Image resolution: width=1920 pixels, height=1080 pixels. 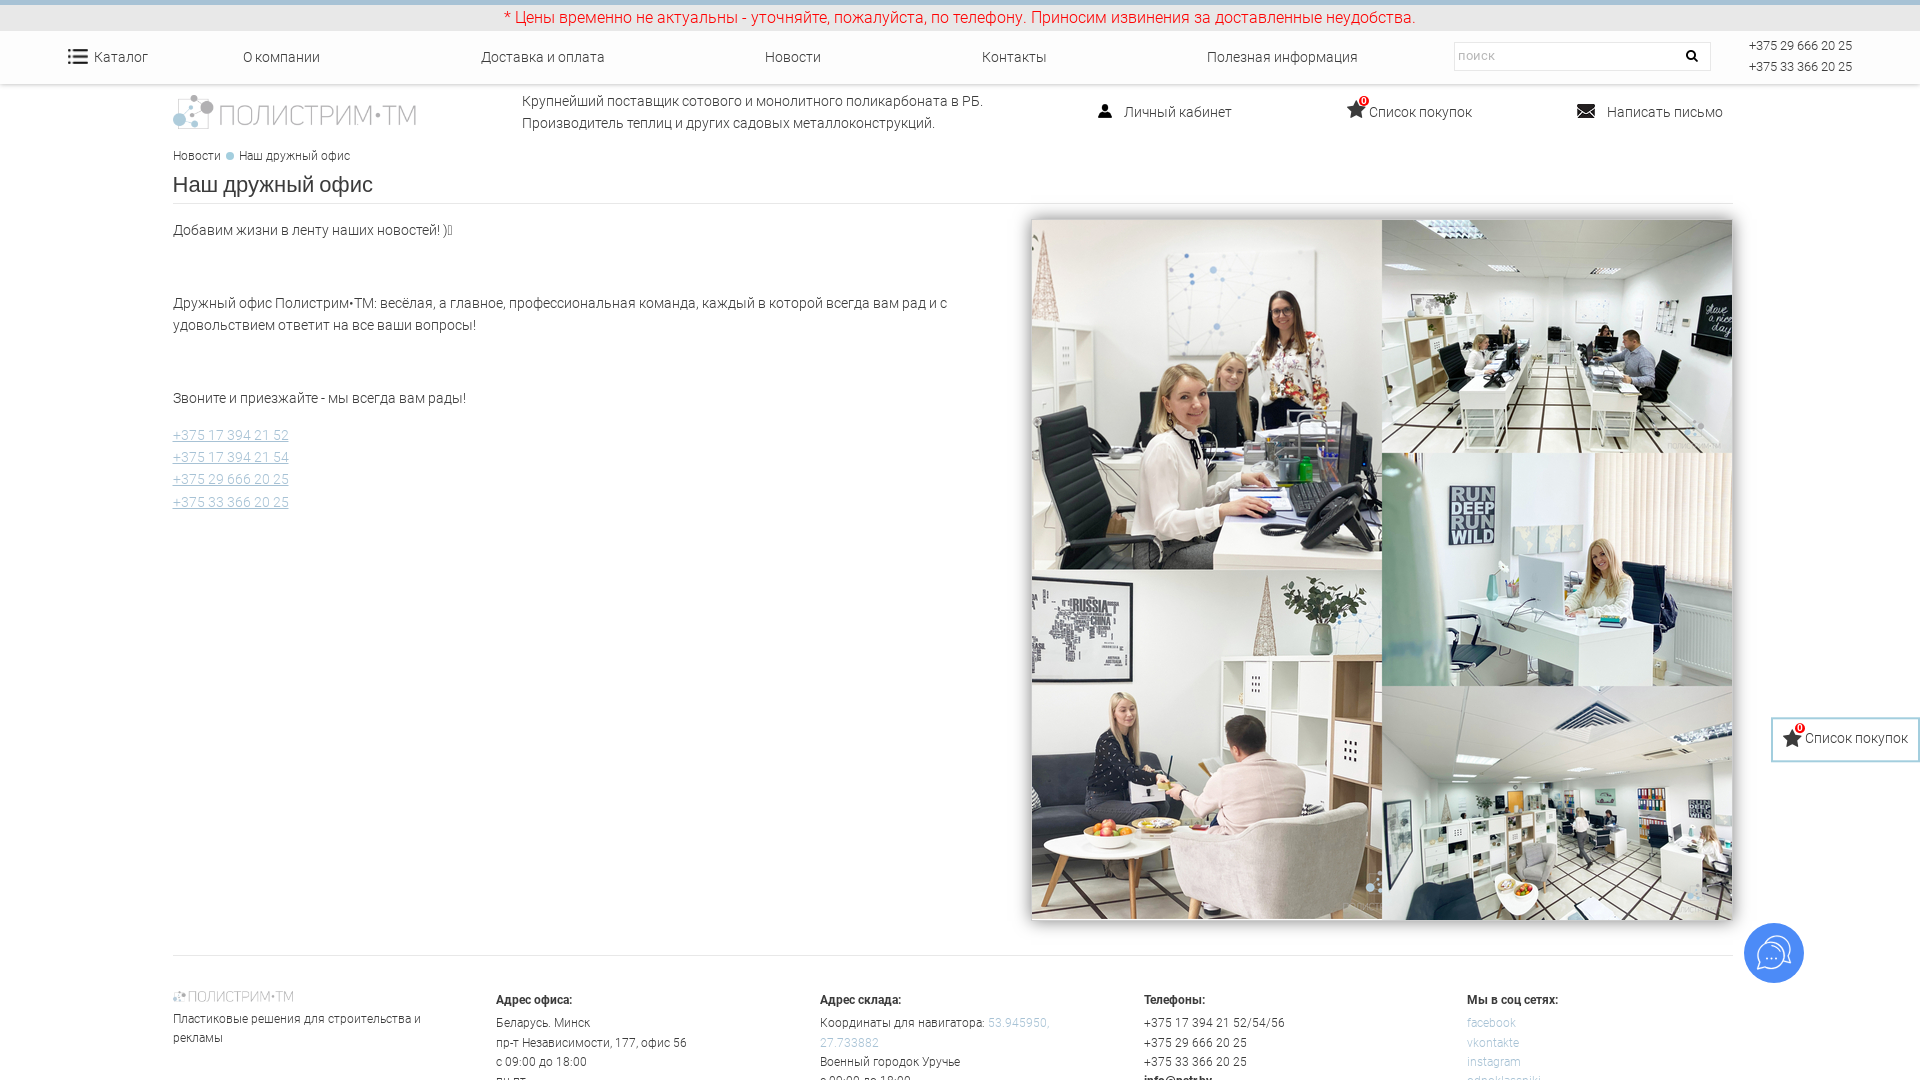 I want to click on 'vkontakte', so click(x=1492, y=1041).